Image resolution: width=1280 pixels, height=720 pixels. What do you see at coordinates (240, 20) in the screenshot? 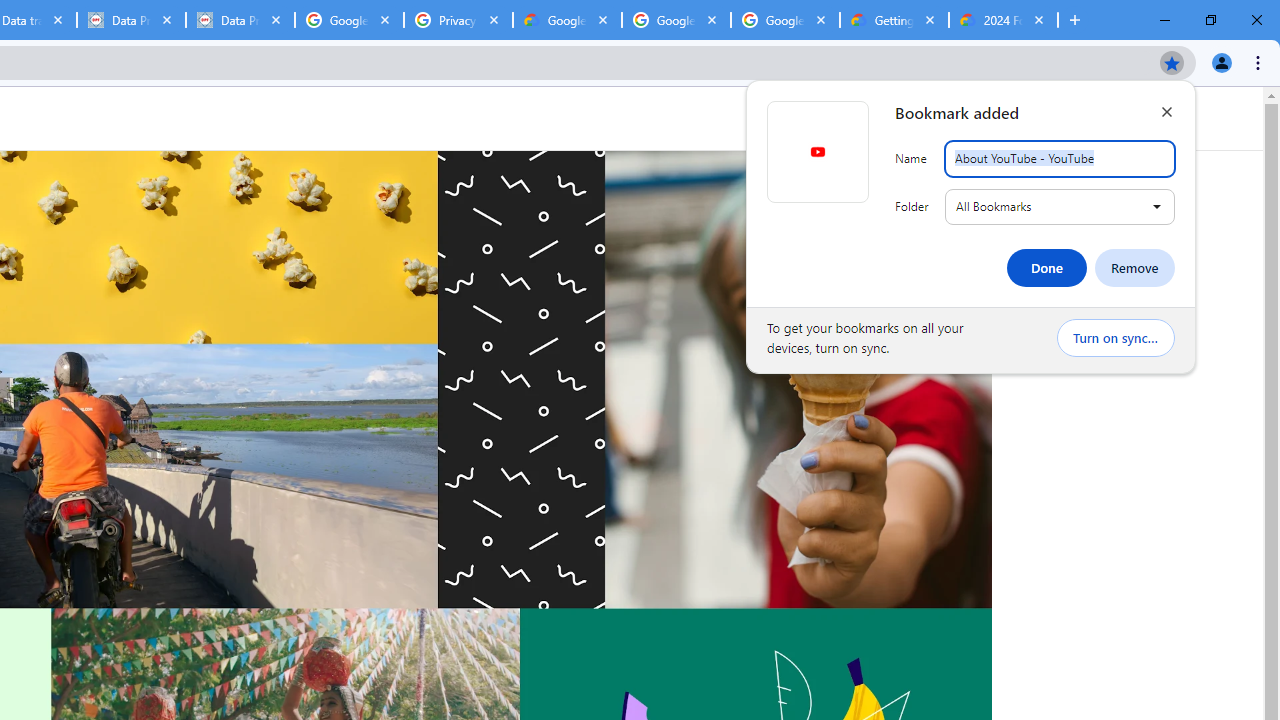
I see `'Data Privacy Framework'` at bounding box center [240, 20].